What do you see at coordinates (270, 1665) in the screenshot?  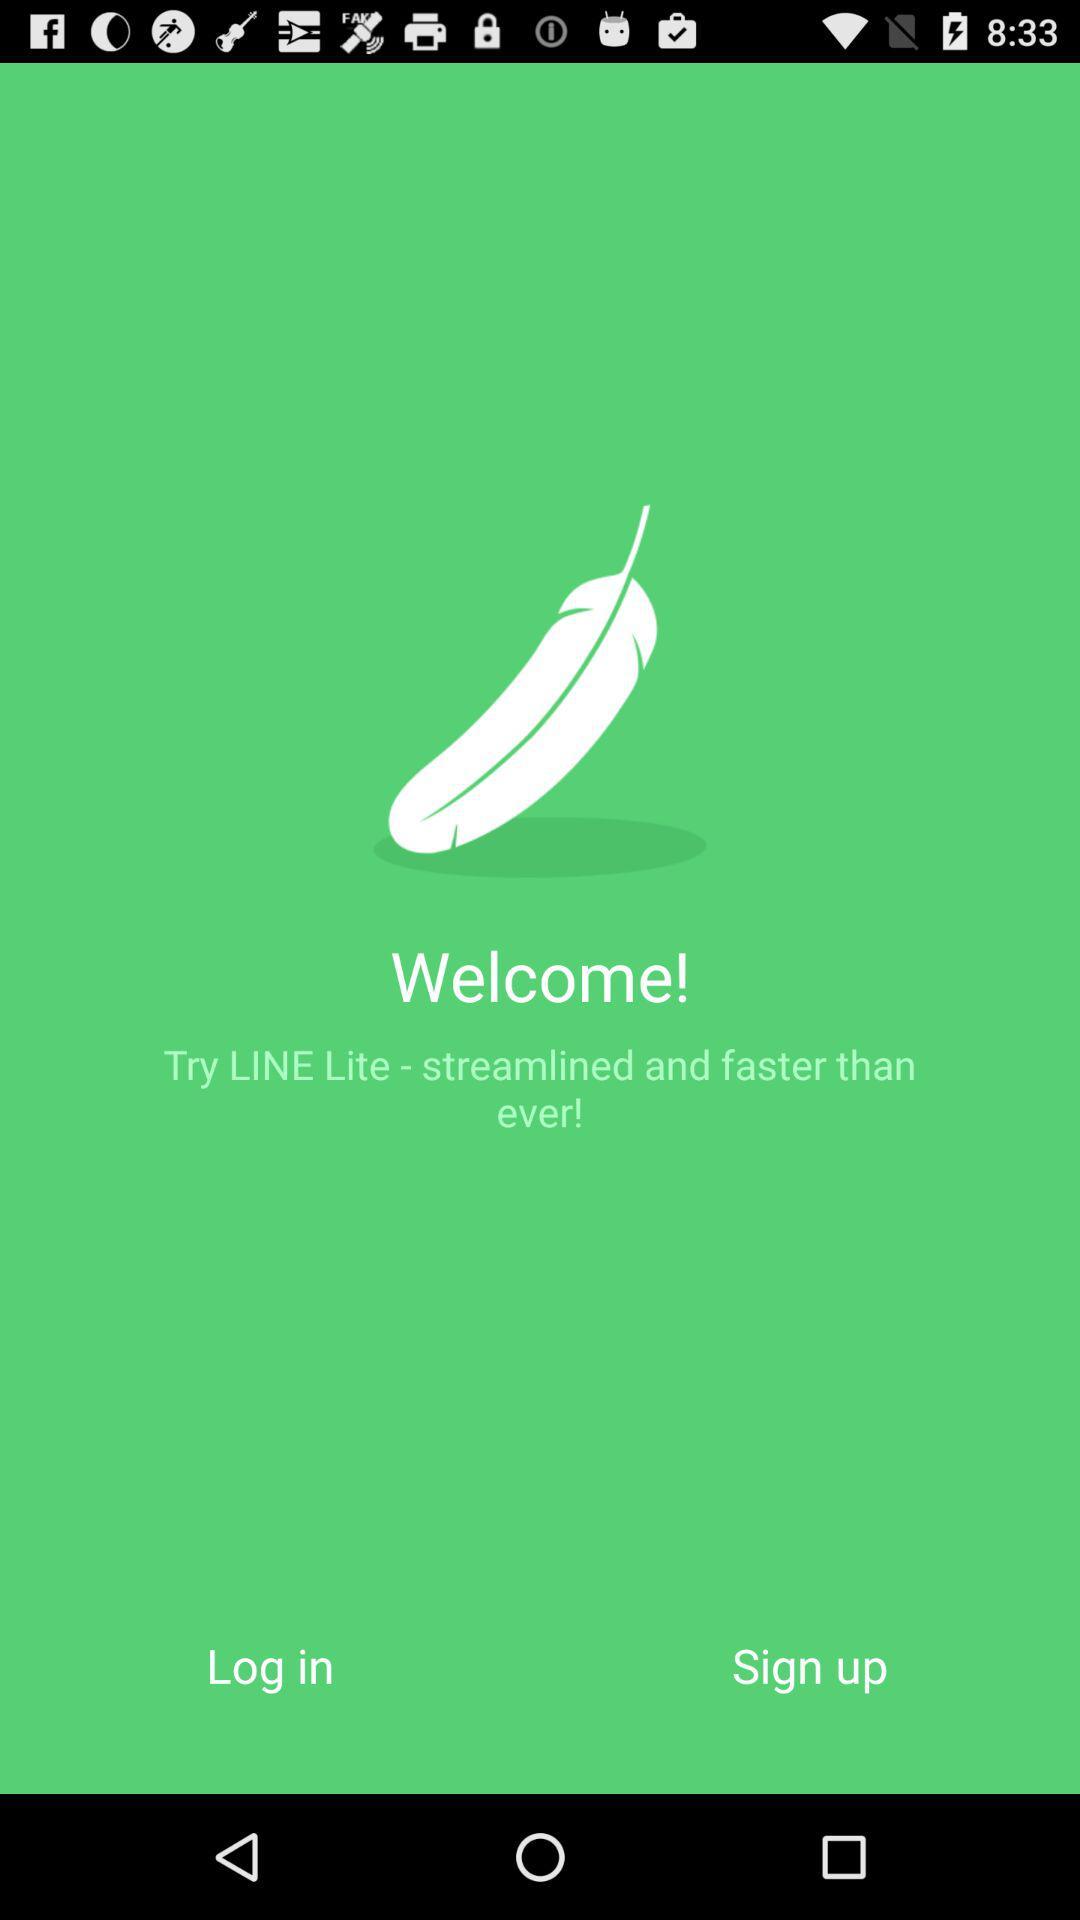 I see `the log in icon` at bounding box center [270, 1665].